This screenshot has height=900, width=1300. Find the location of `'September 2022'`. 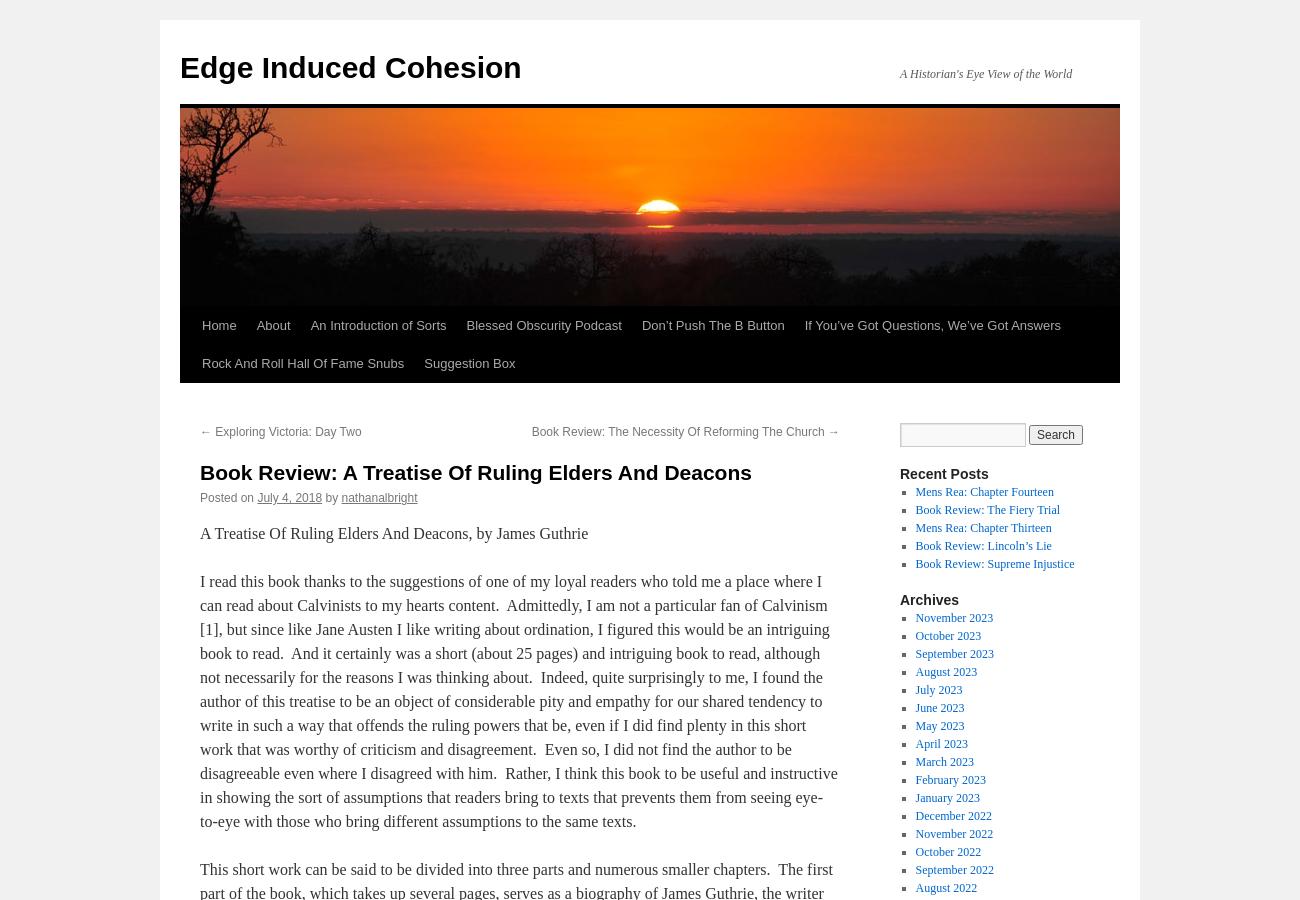

'September 2022' is located at coordinates (913, 870).